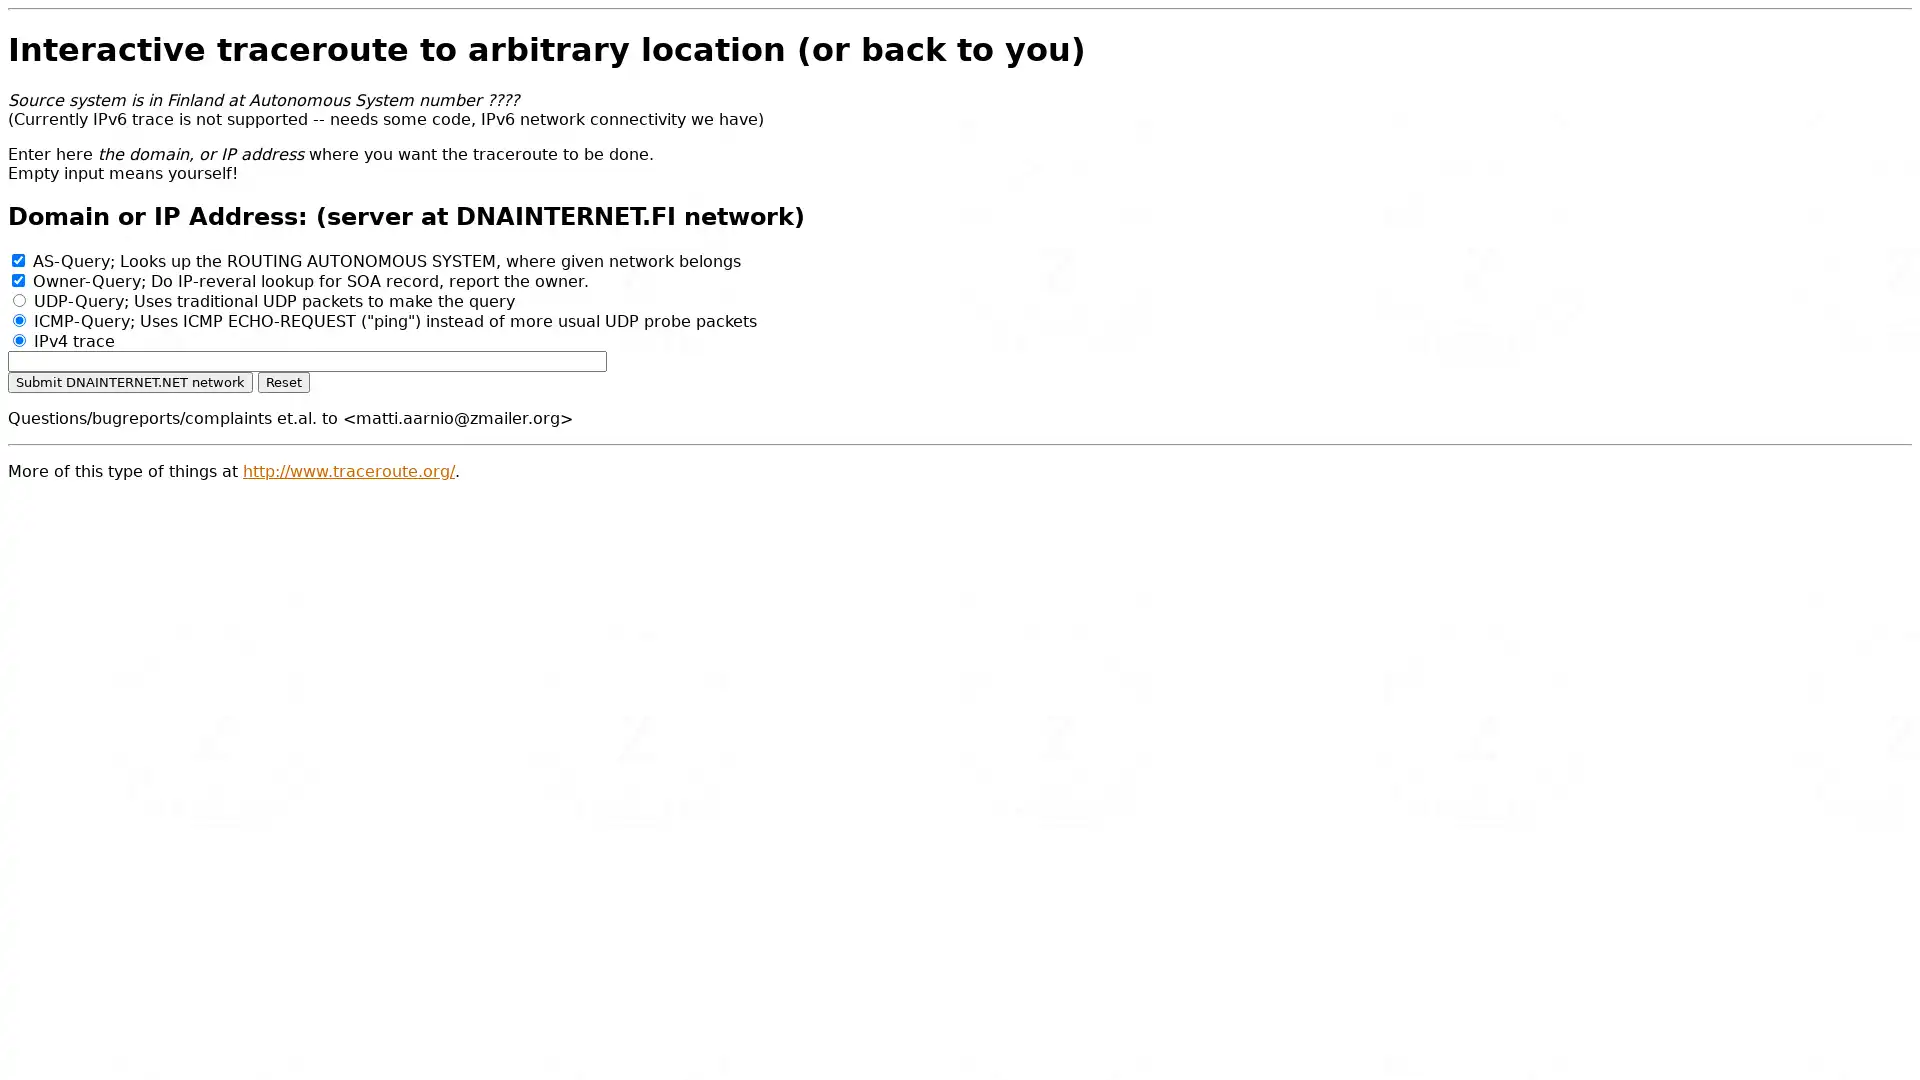 This screenshot has height=1080, width=1920. What do you see at coordinates (129, 381) in the screenshot?
I see `Submit DNAINTERNET.NET network` at bounding box center [129, 381].